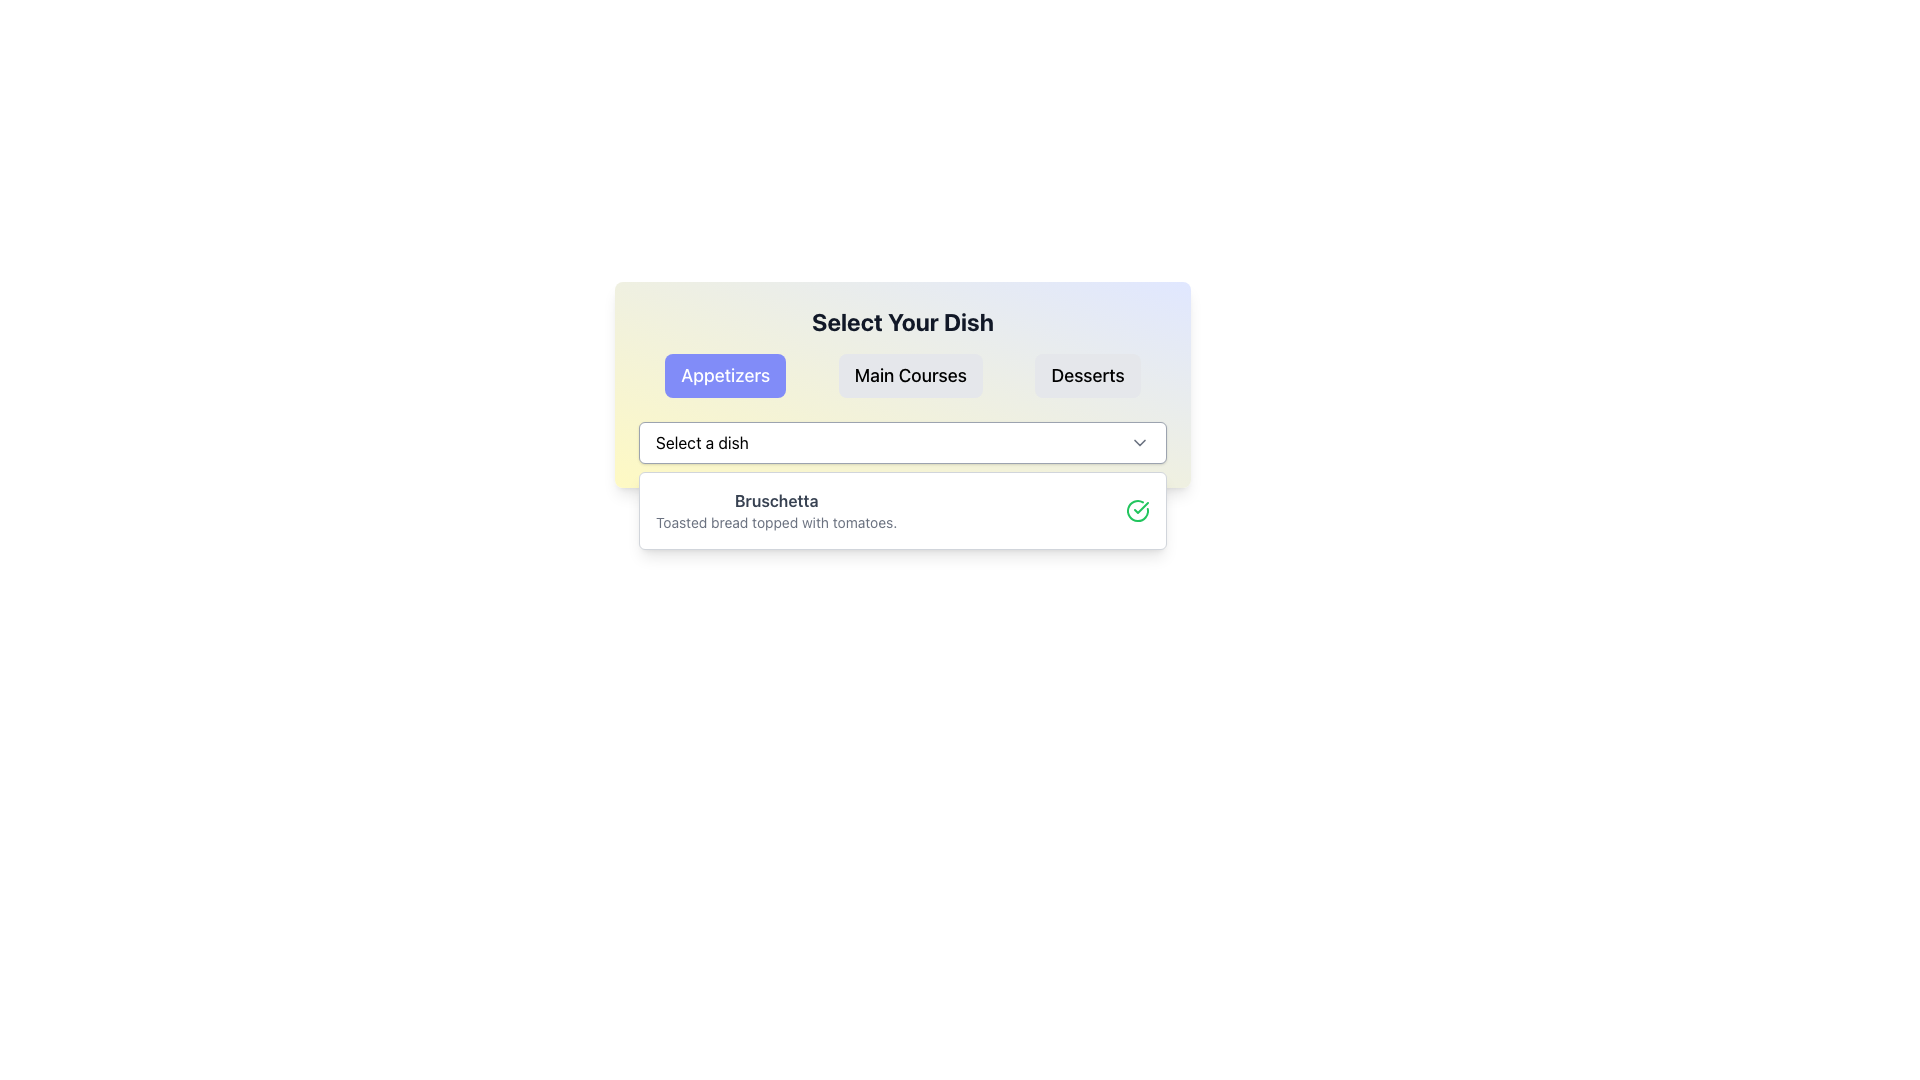 The image size is (1920, 1080). What do you see at coordinates (724, 375) in the screenshot?
I see `the leftmost button labeled 'Appetizers', which is styled with a rounded border and indigo background` at bounding box center [724, 375].